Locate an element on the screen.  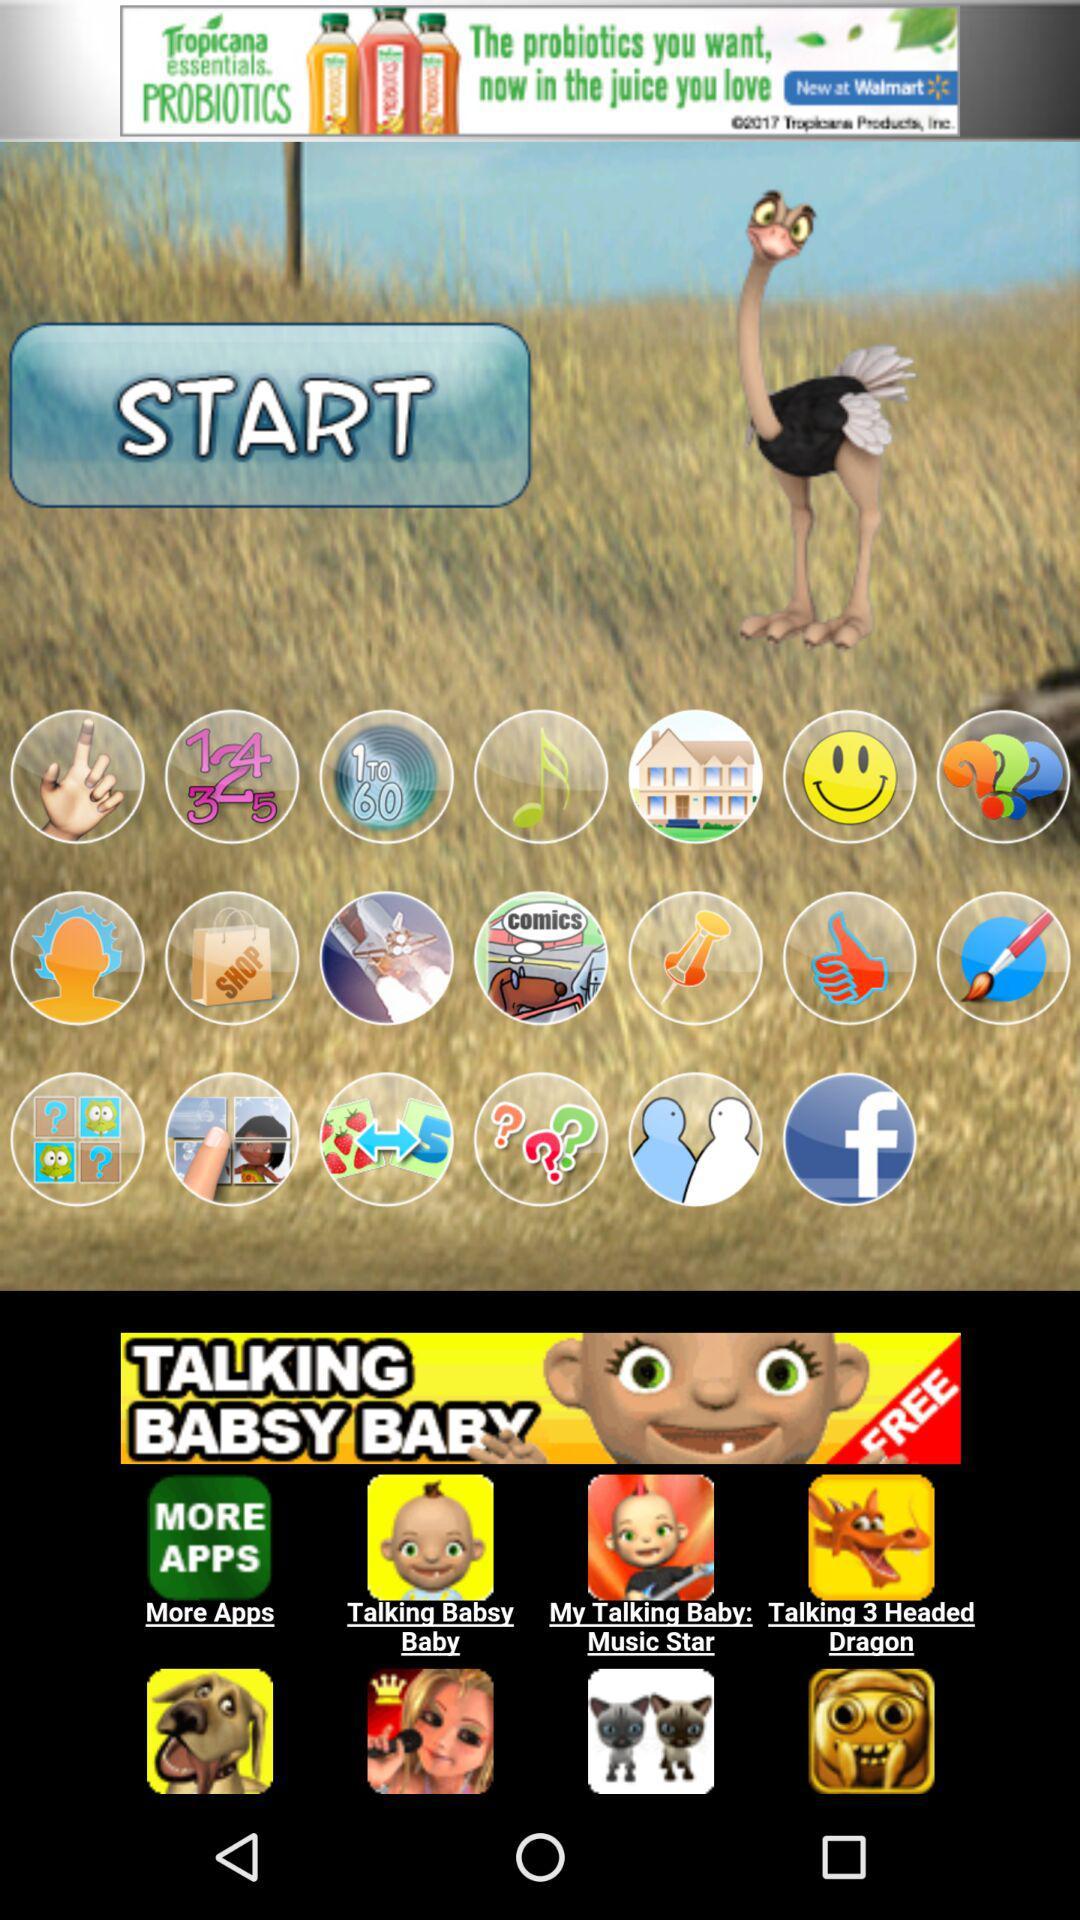
home icon is located at coordinates (694, 776).